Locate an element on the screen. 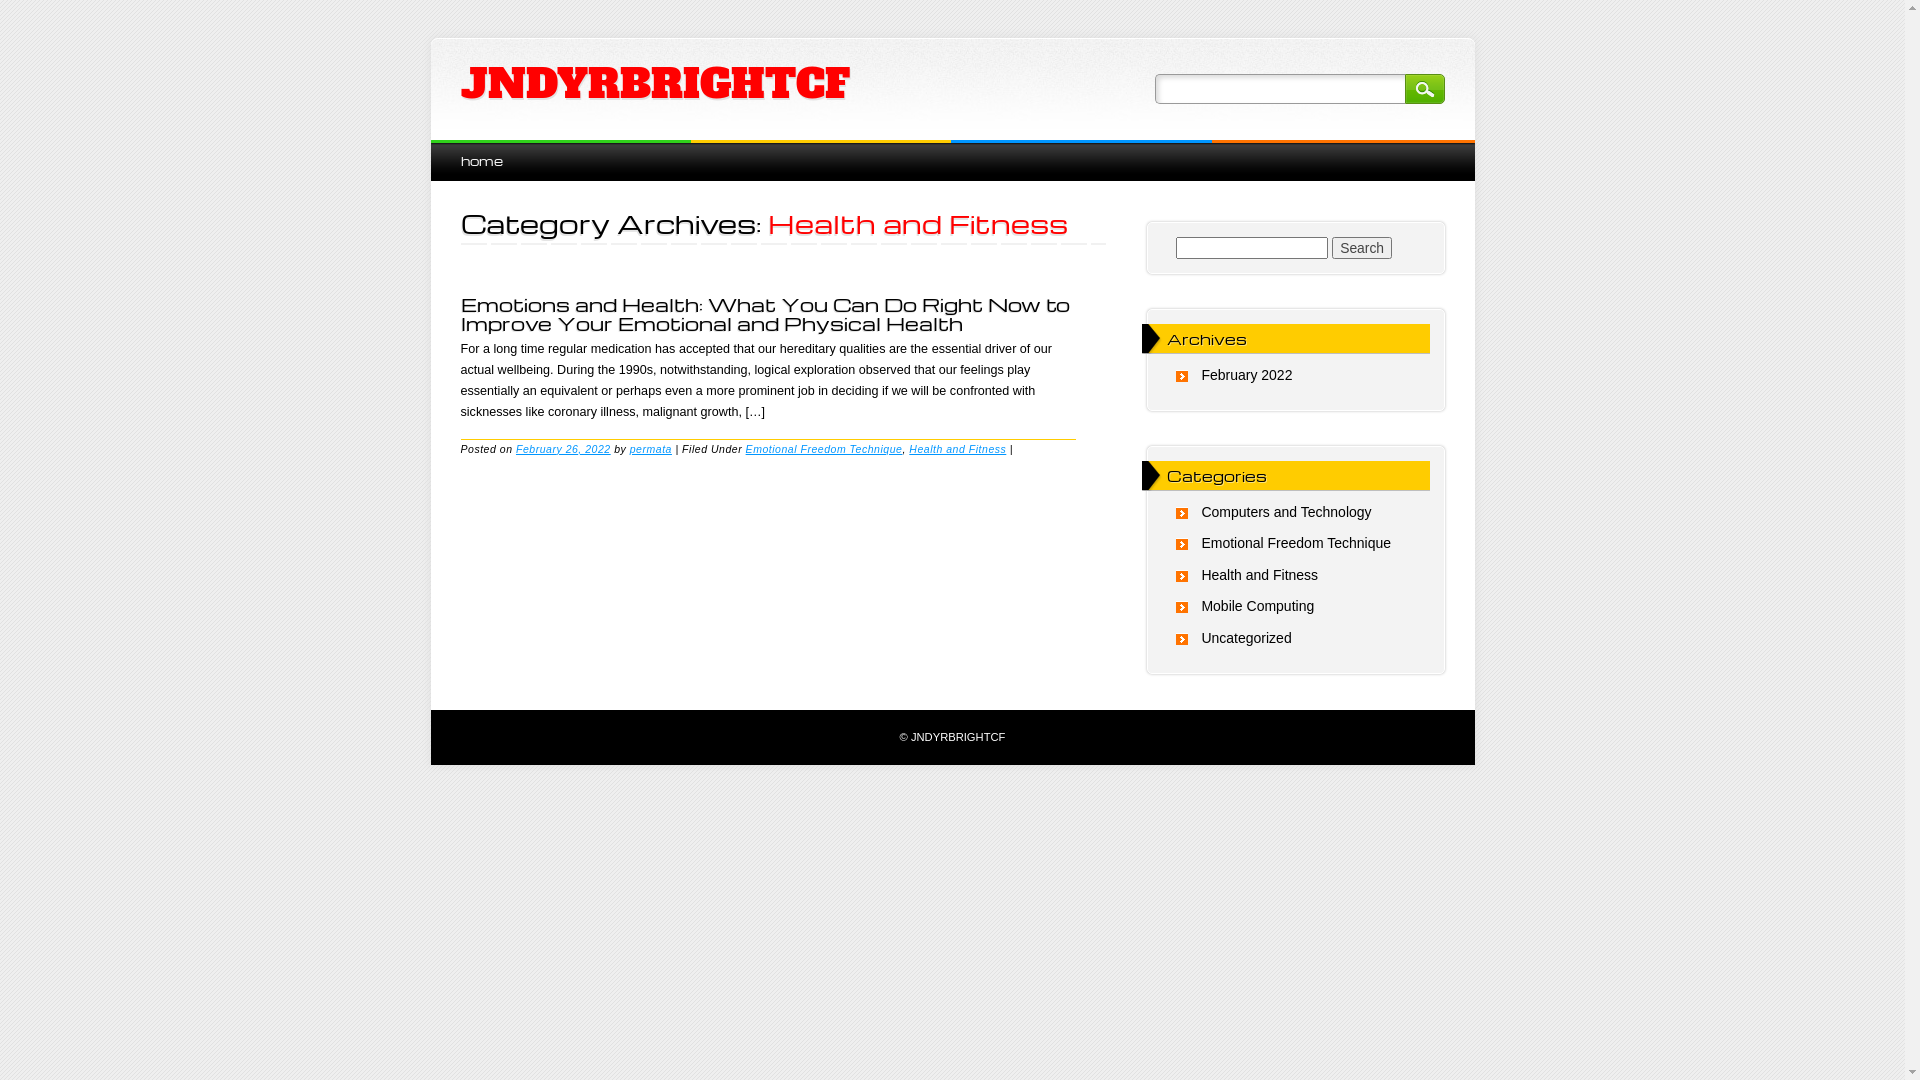  'Search' is located at coordinates (1331, 246).